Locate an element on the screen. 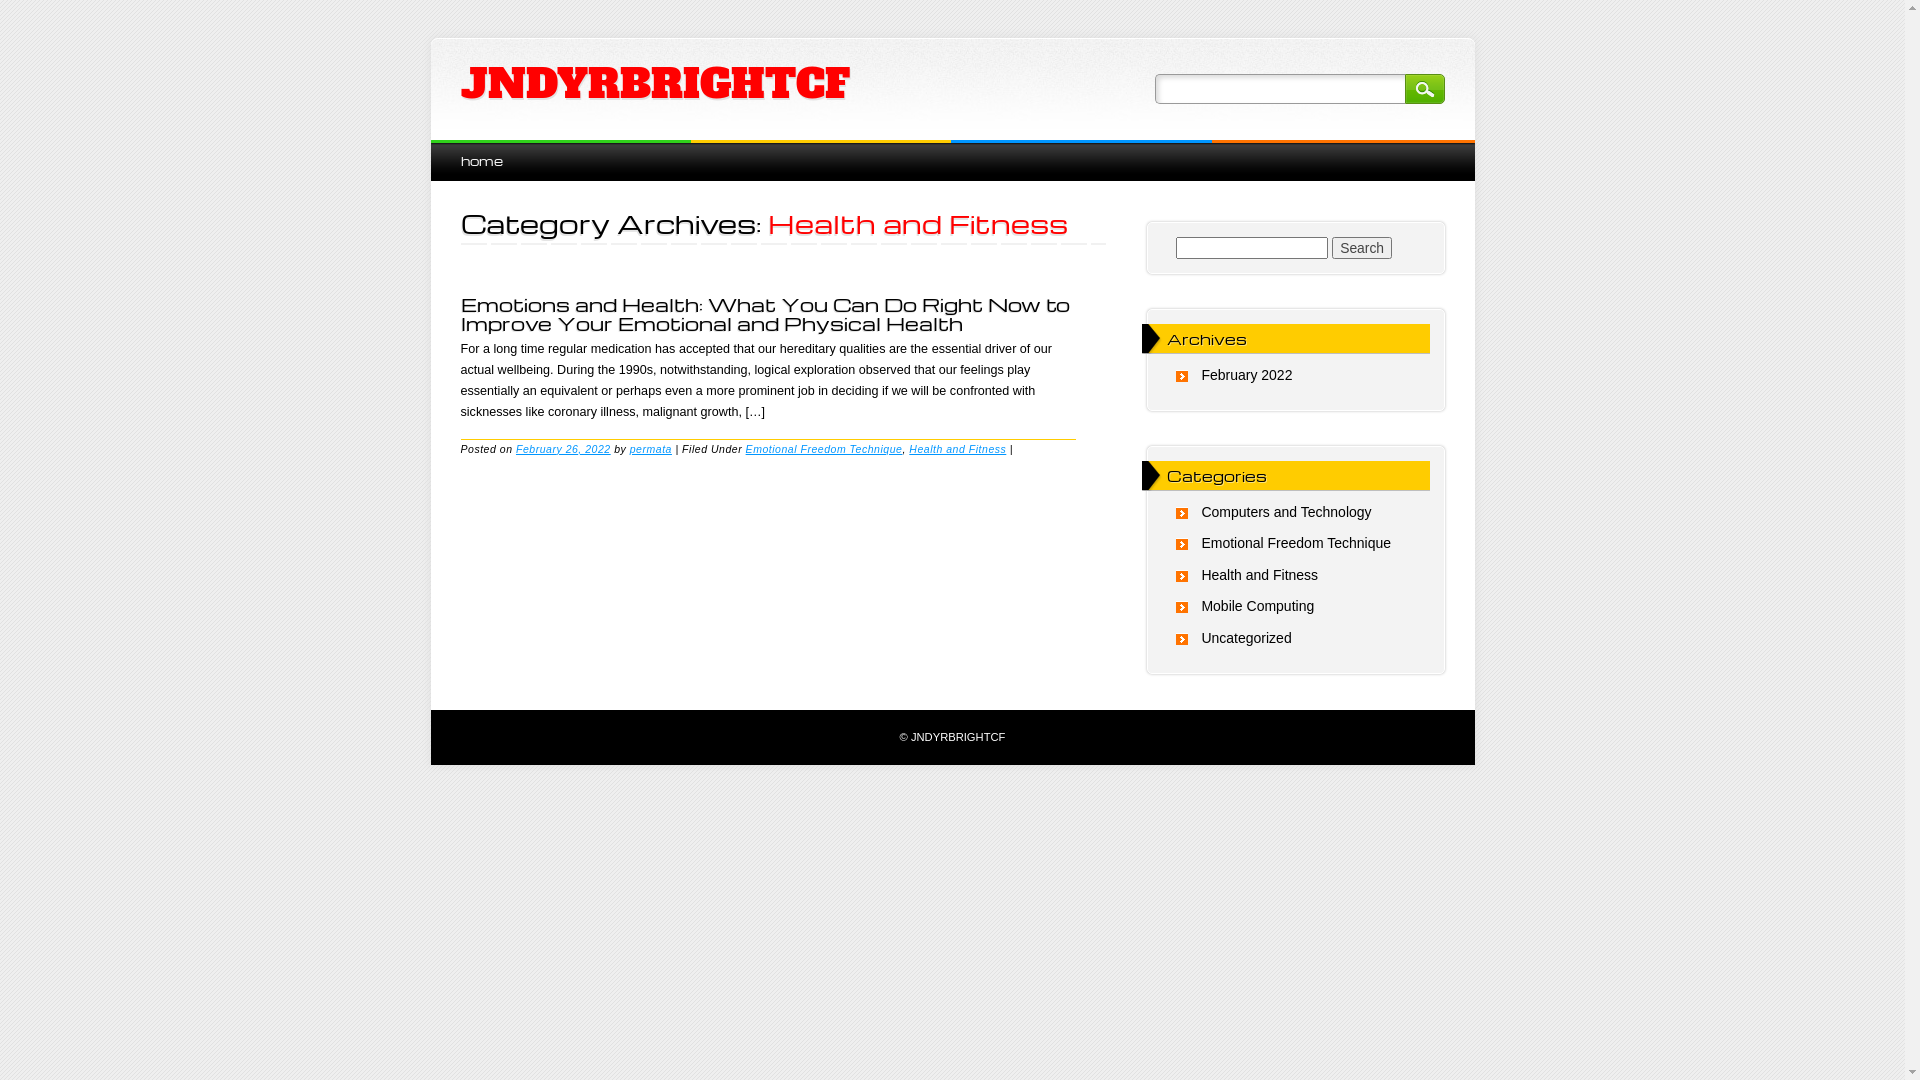  'Search' is located at coordinates (1331, 246).